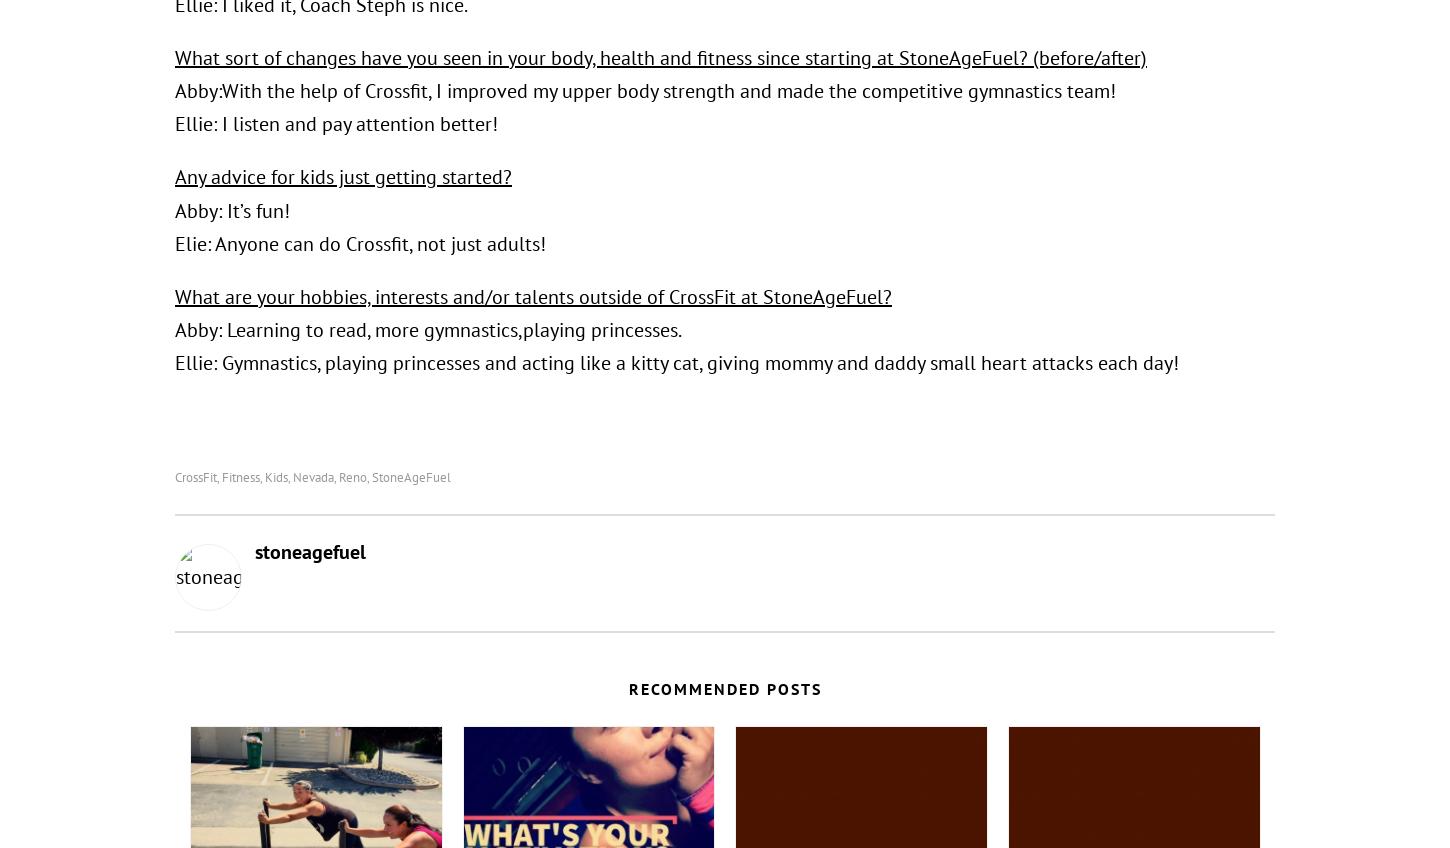  Describe the element at coordinates (231, 209) in the screenshot. I see `'Abby: It’s fun!'` at that location.